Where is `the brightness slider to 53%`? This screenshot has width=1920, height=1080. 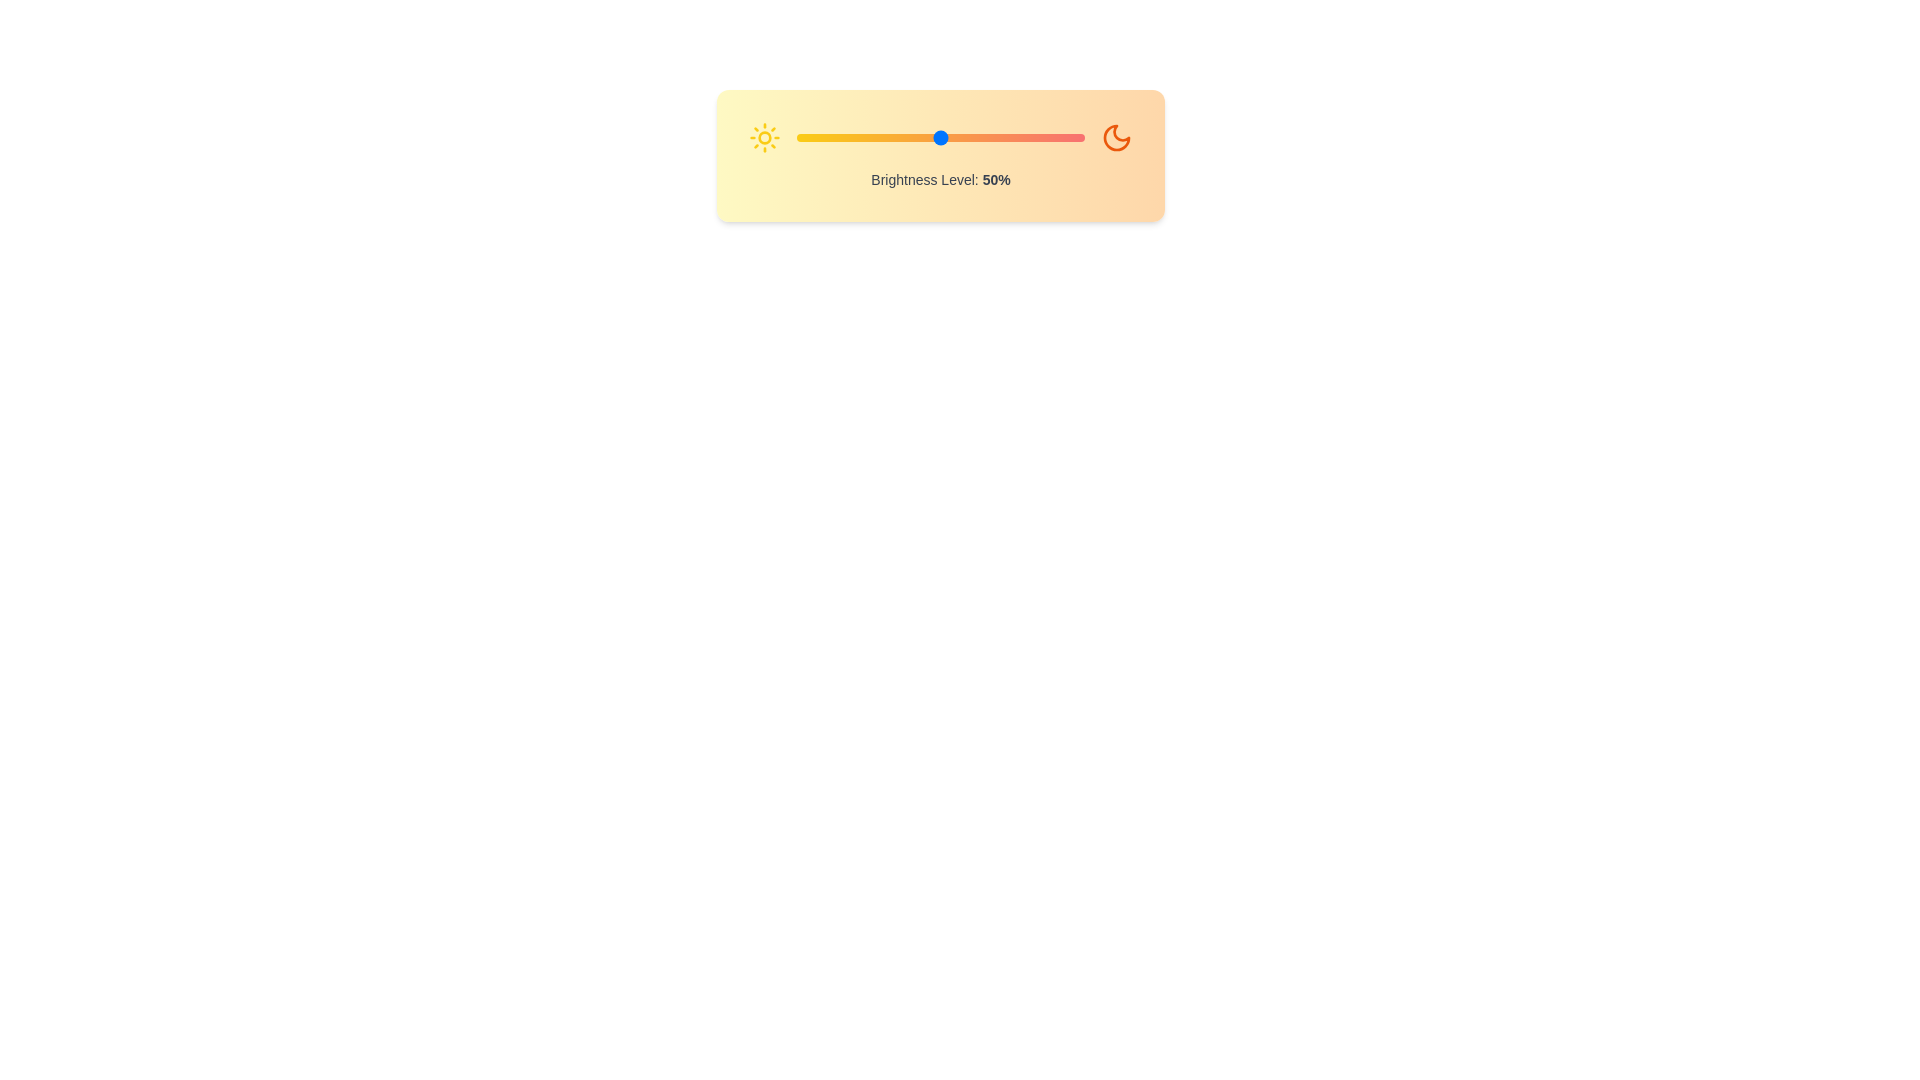 the brightness slider to 53% is located at coordinates (948, 137).